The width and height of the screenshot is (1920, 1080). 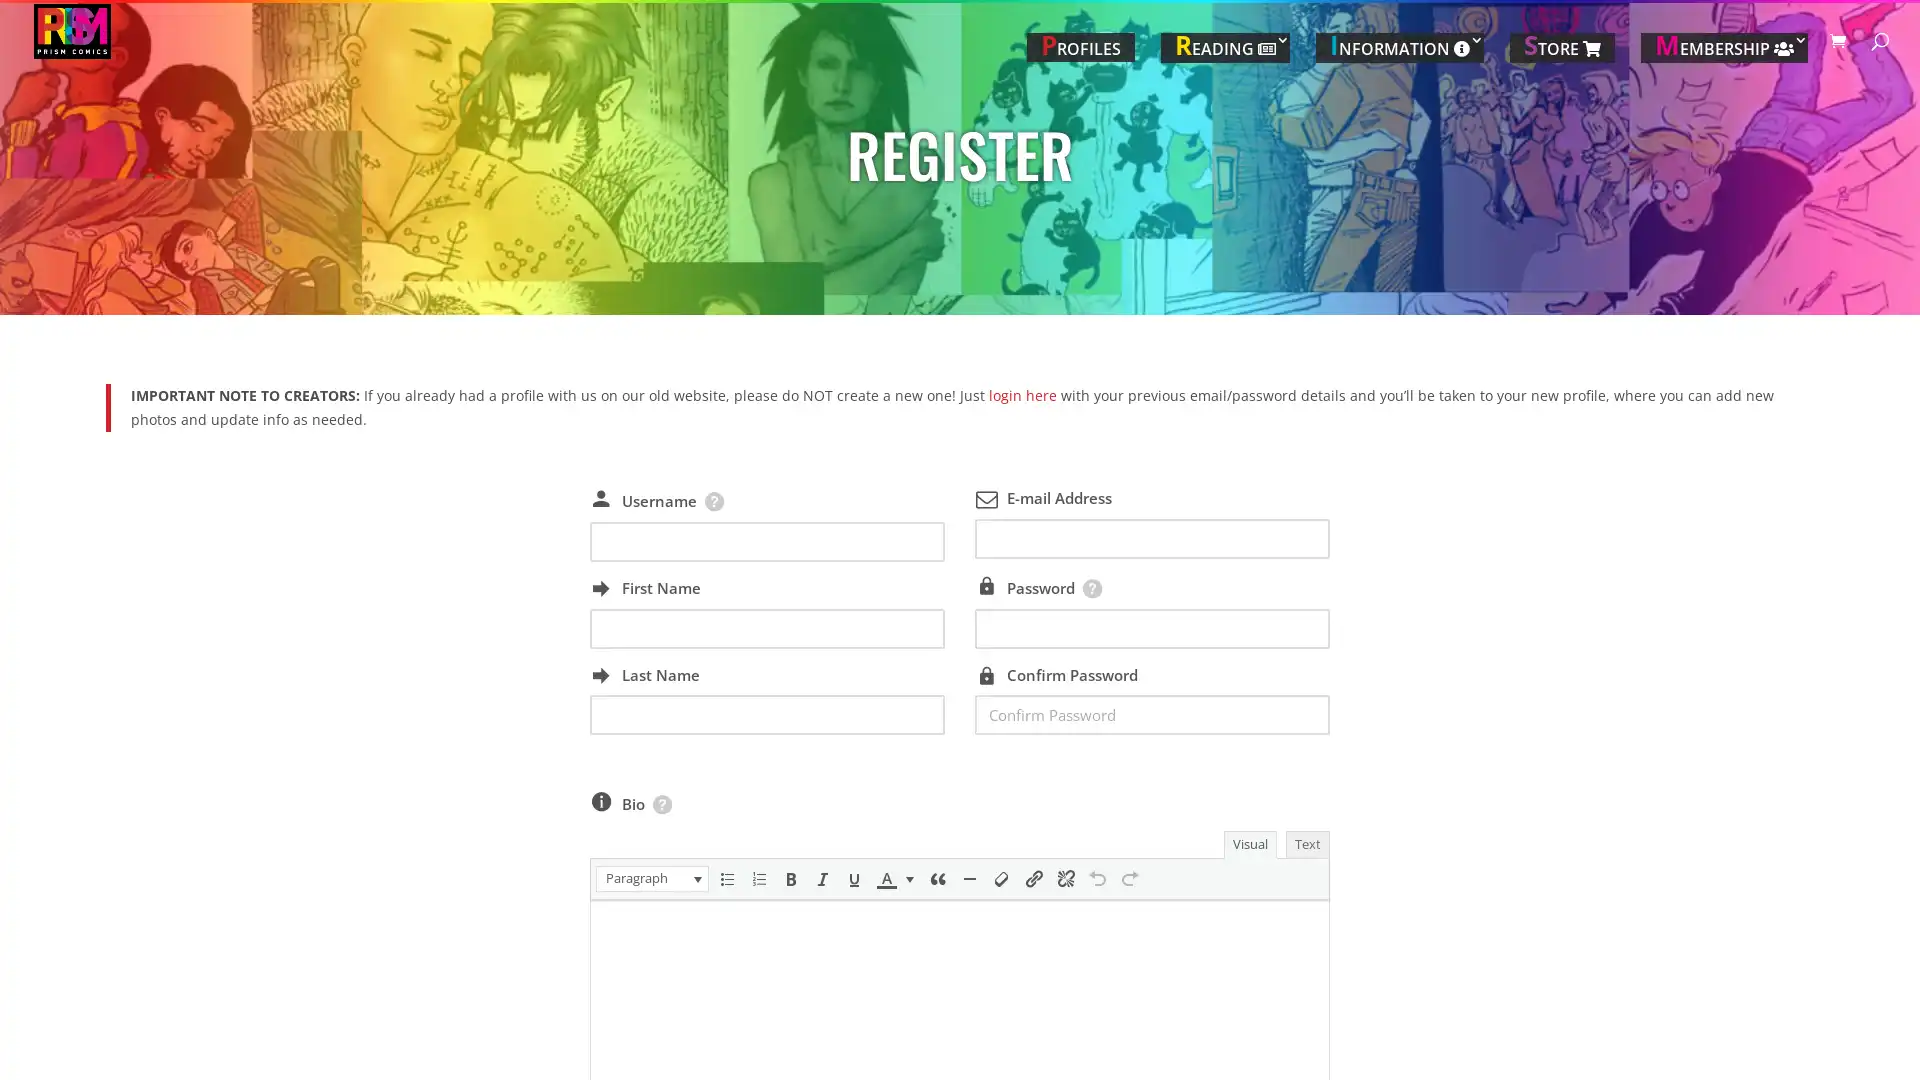 I want to click on Underline (U), so click(x=854, y=878).